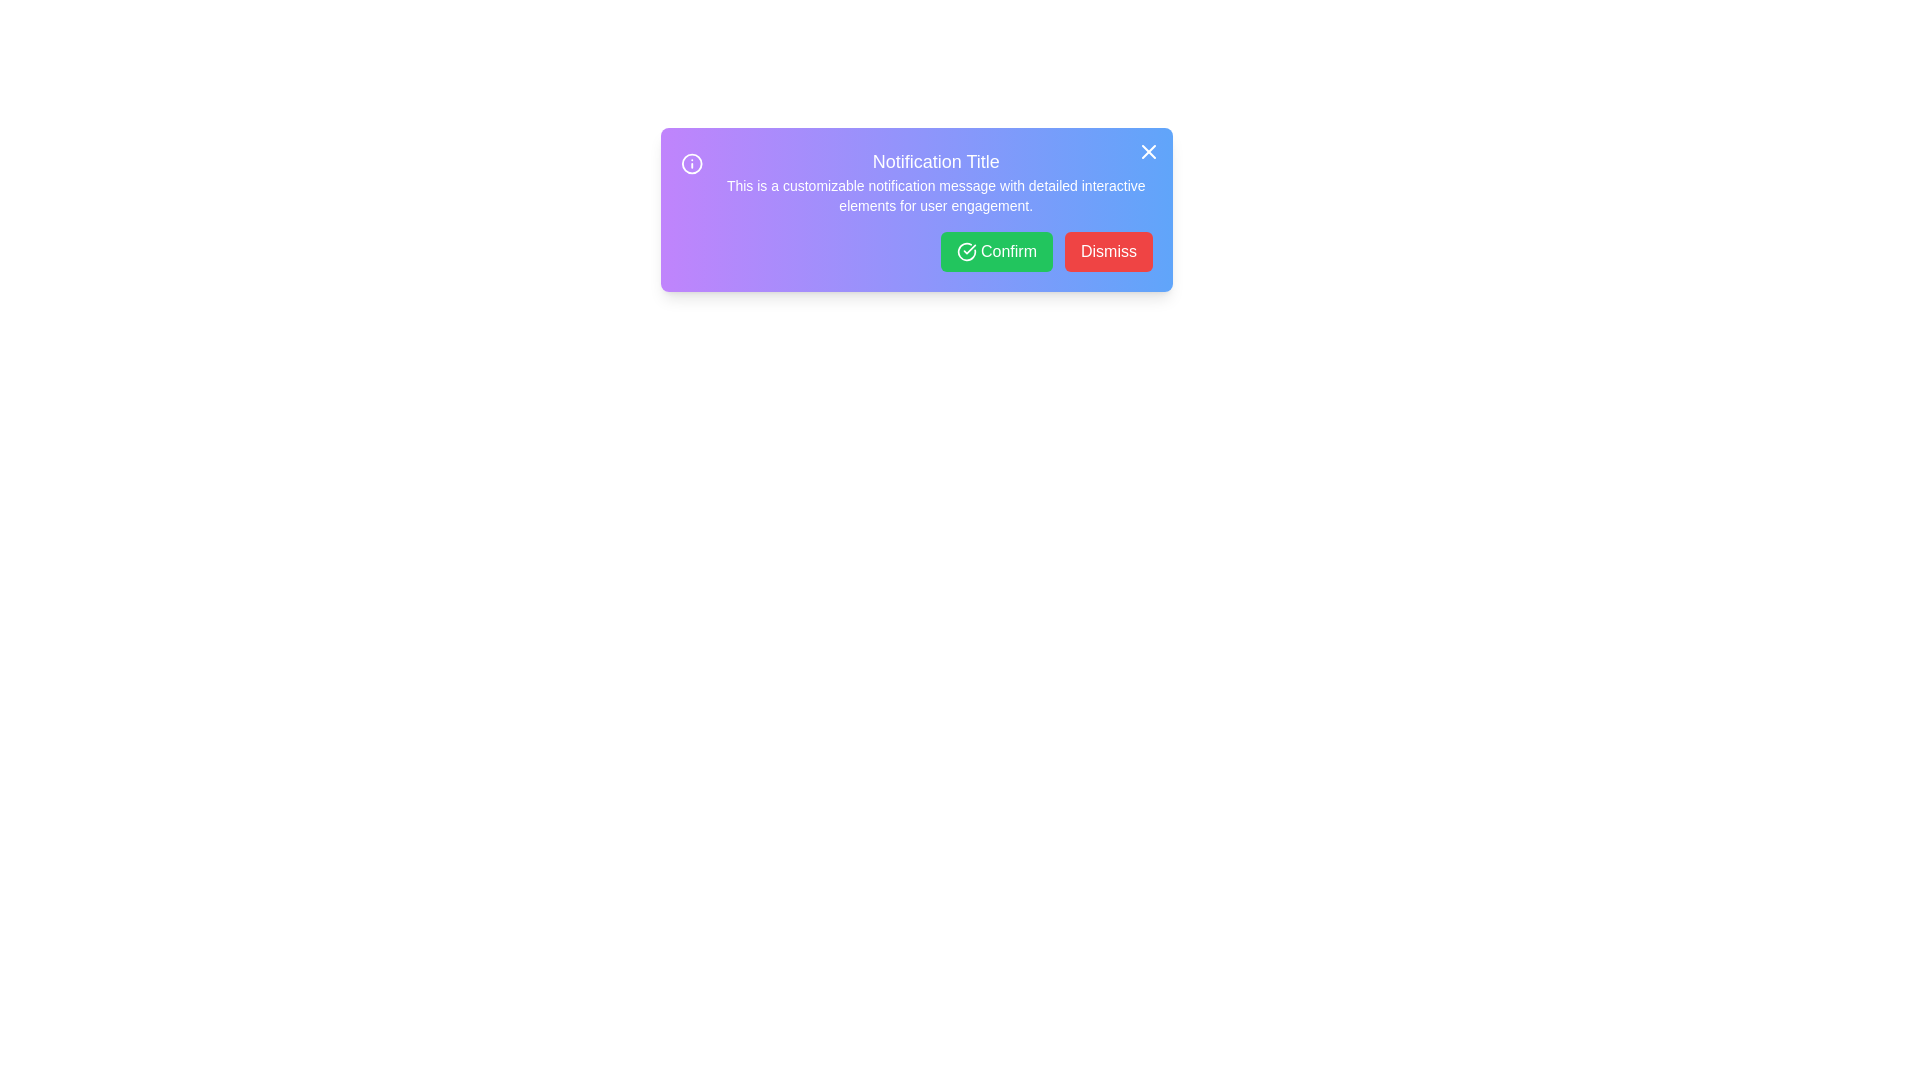  Describe the element at coordinates (1107, 250) in the screenshot. I see `the 'Dismiss' button to dismiss the notification` at that location.